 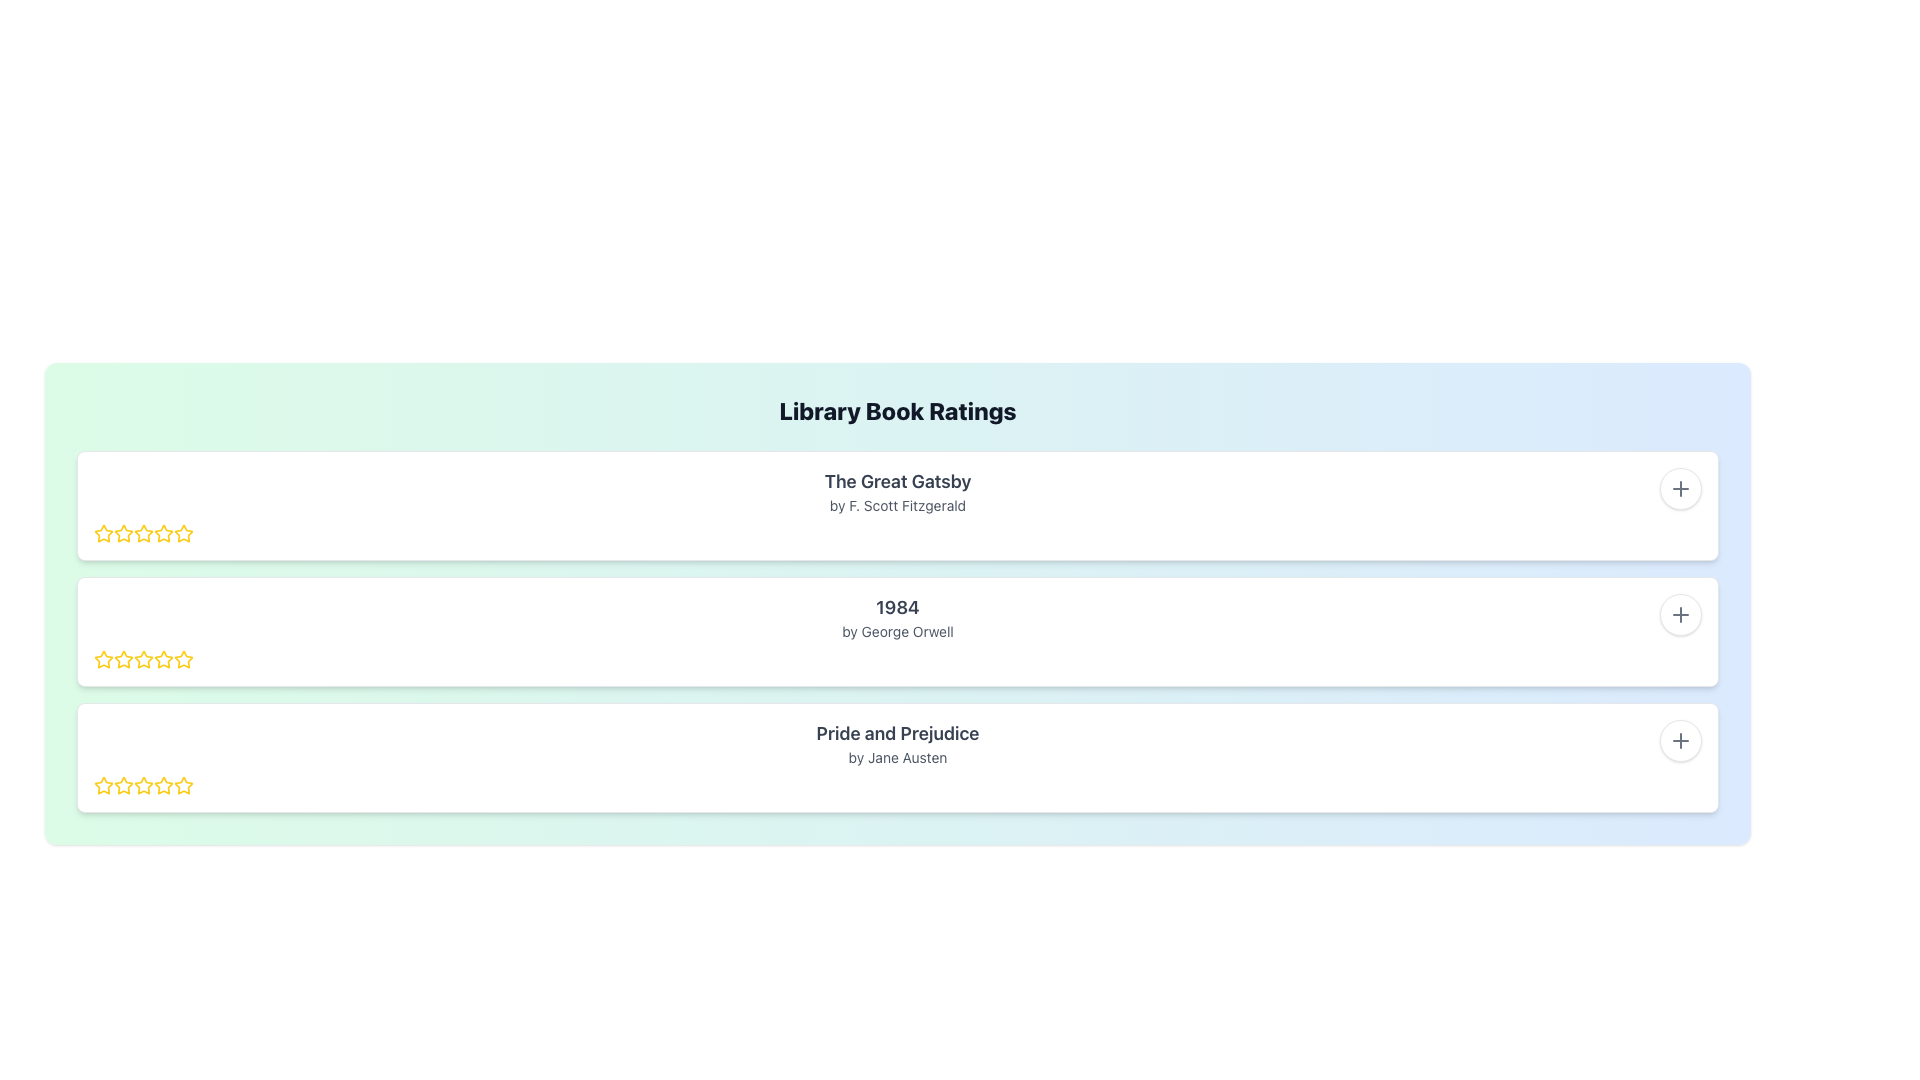 What do you see at coordinates (143, 532) in the screenshot?
I see `for interaction on the fifth yellow star icon in the rating component for 'The Great Gatsby'` at bounding box center [143, 532].